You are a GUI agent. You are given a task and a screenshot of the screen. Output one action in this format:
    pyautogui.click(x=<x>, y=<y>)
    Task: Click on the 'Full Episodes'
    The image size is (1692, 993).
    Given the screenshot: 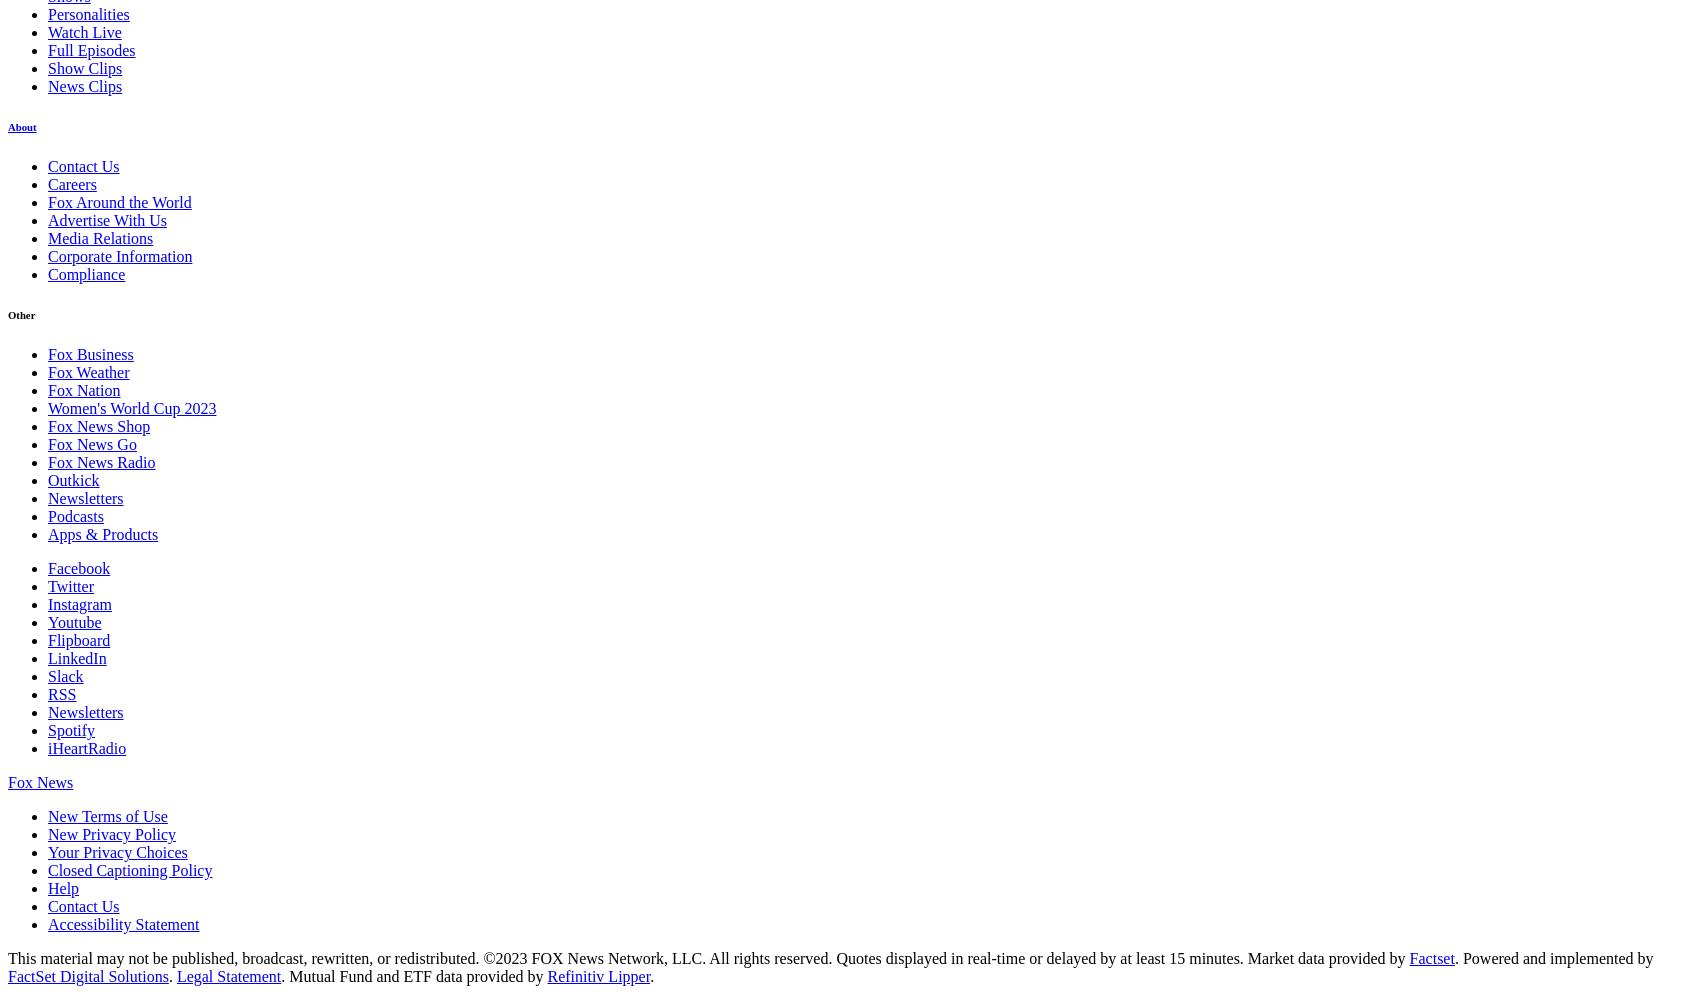 What is the action you would take?
    pyautogui.click(x=91, y=50)
    